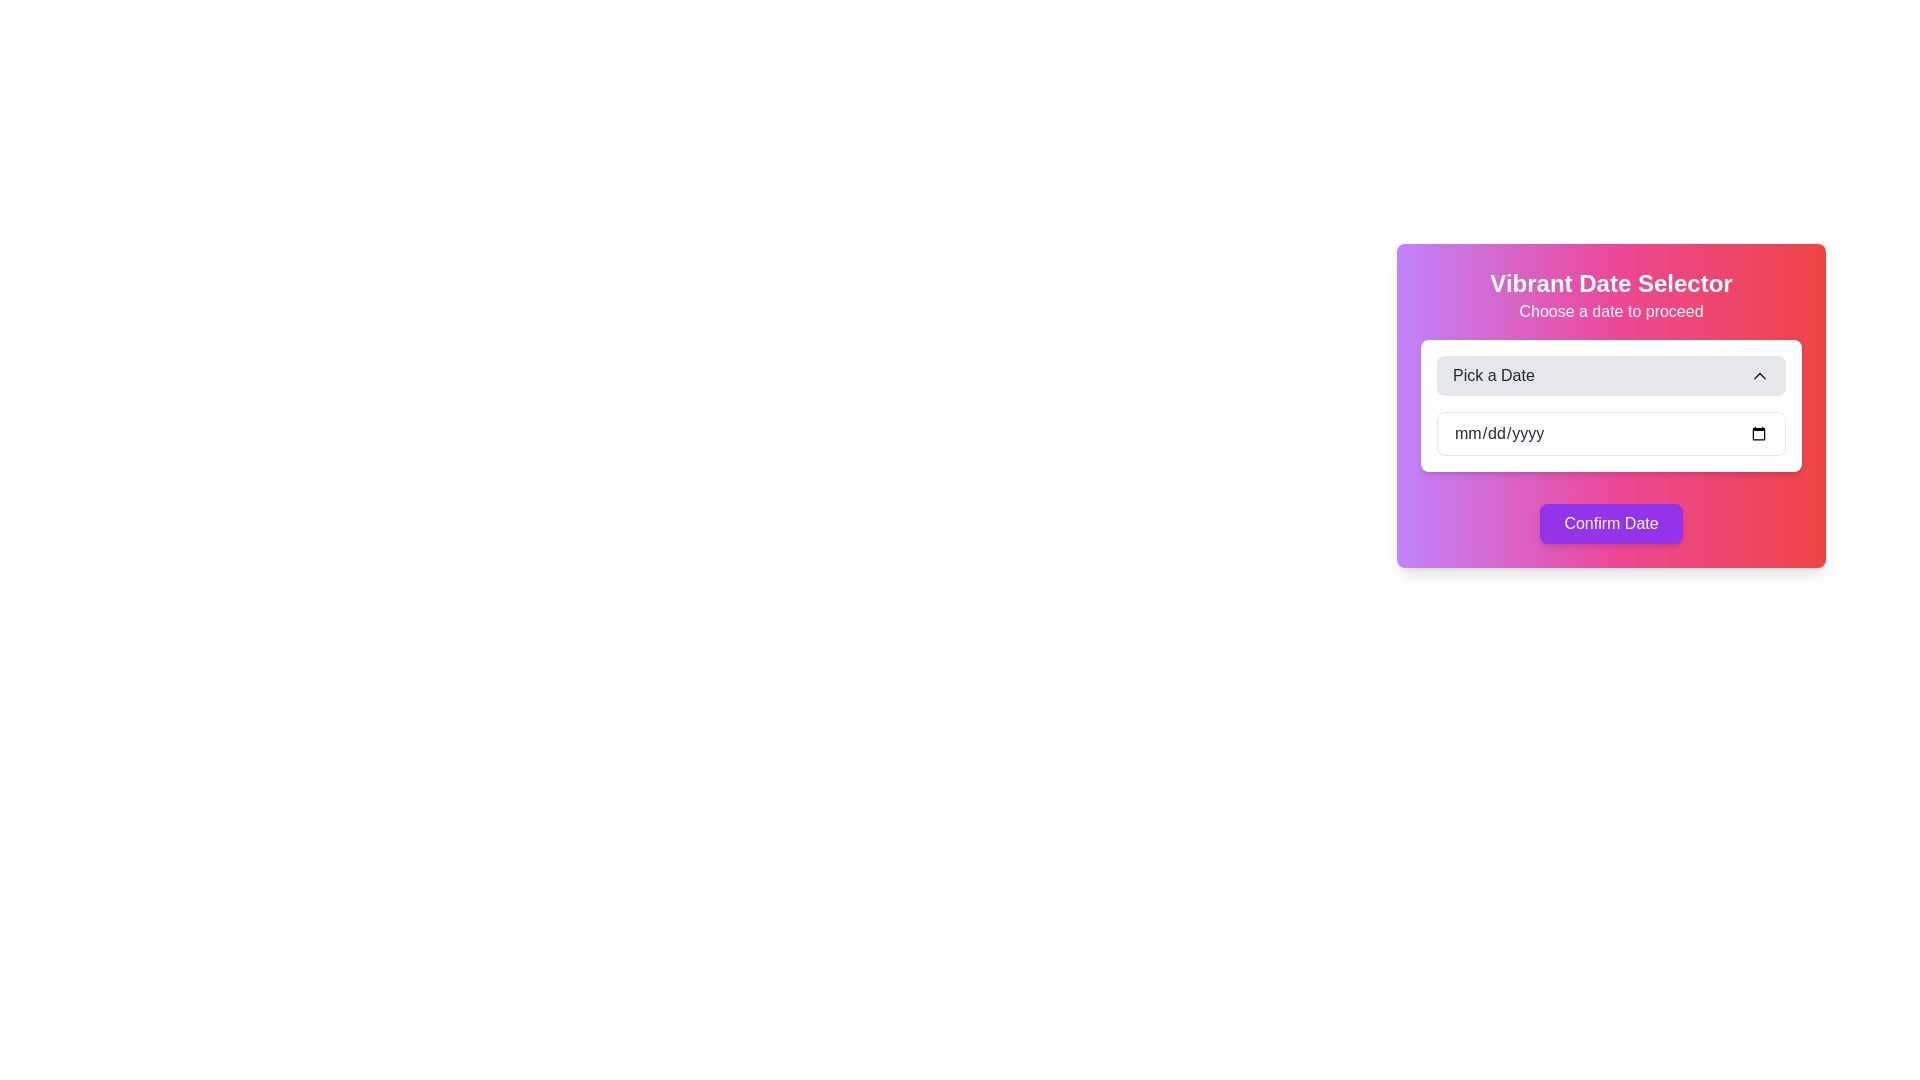  What do you see at coordinates (1611, 405) in the screenshot?
I see `the dropdown in the 'Vibrant Date Selector' component` at bounding box center [1611, 405].